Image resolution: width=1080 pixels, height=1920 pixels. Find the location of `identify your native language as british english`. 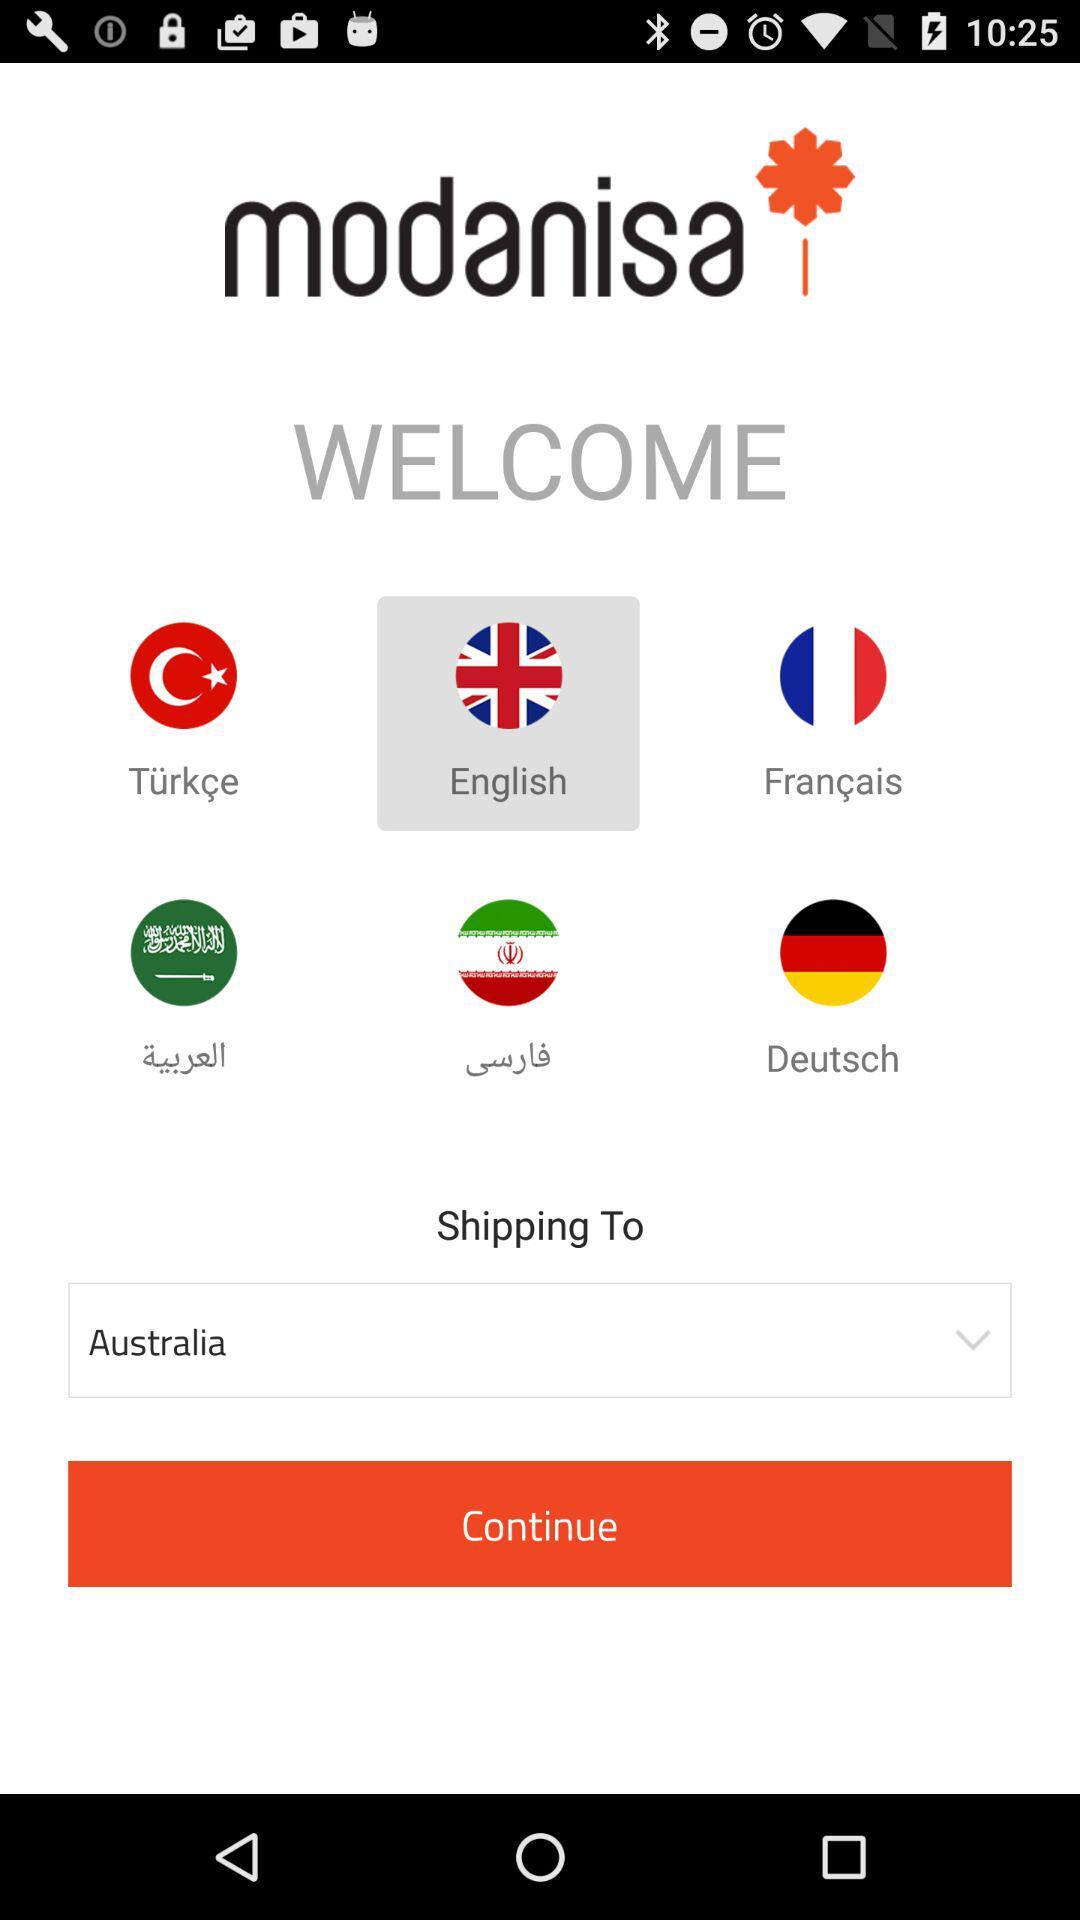

identify your native language as british english is located at coordinates (507, 675).